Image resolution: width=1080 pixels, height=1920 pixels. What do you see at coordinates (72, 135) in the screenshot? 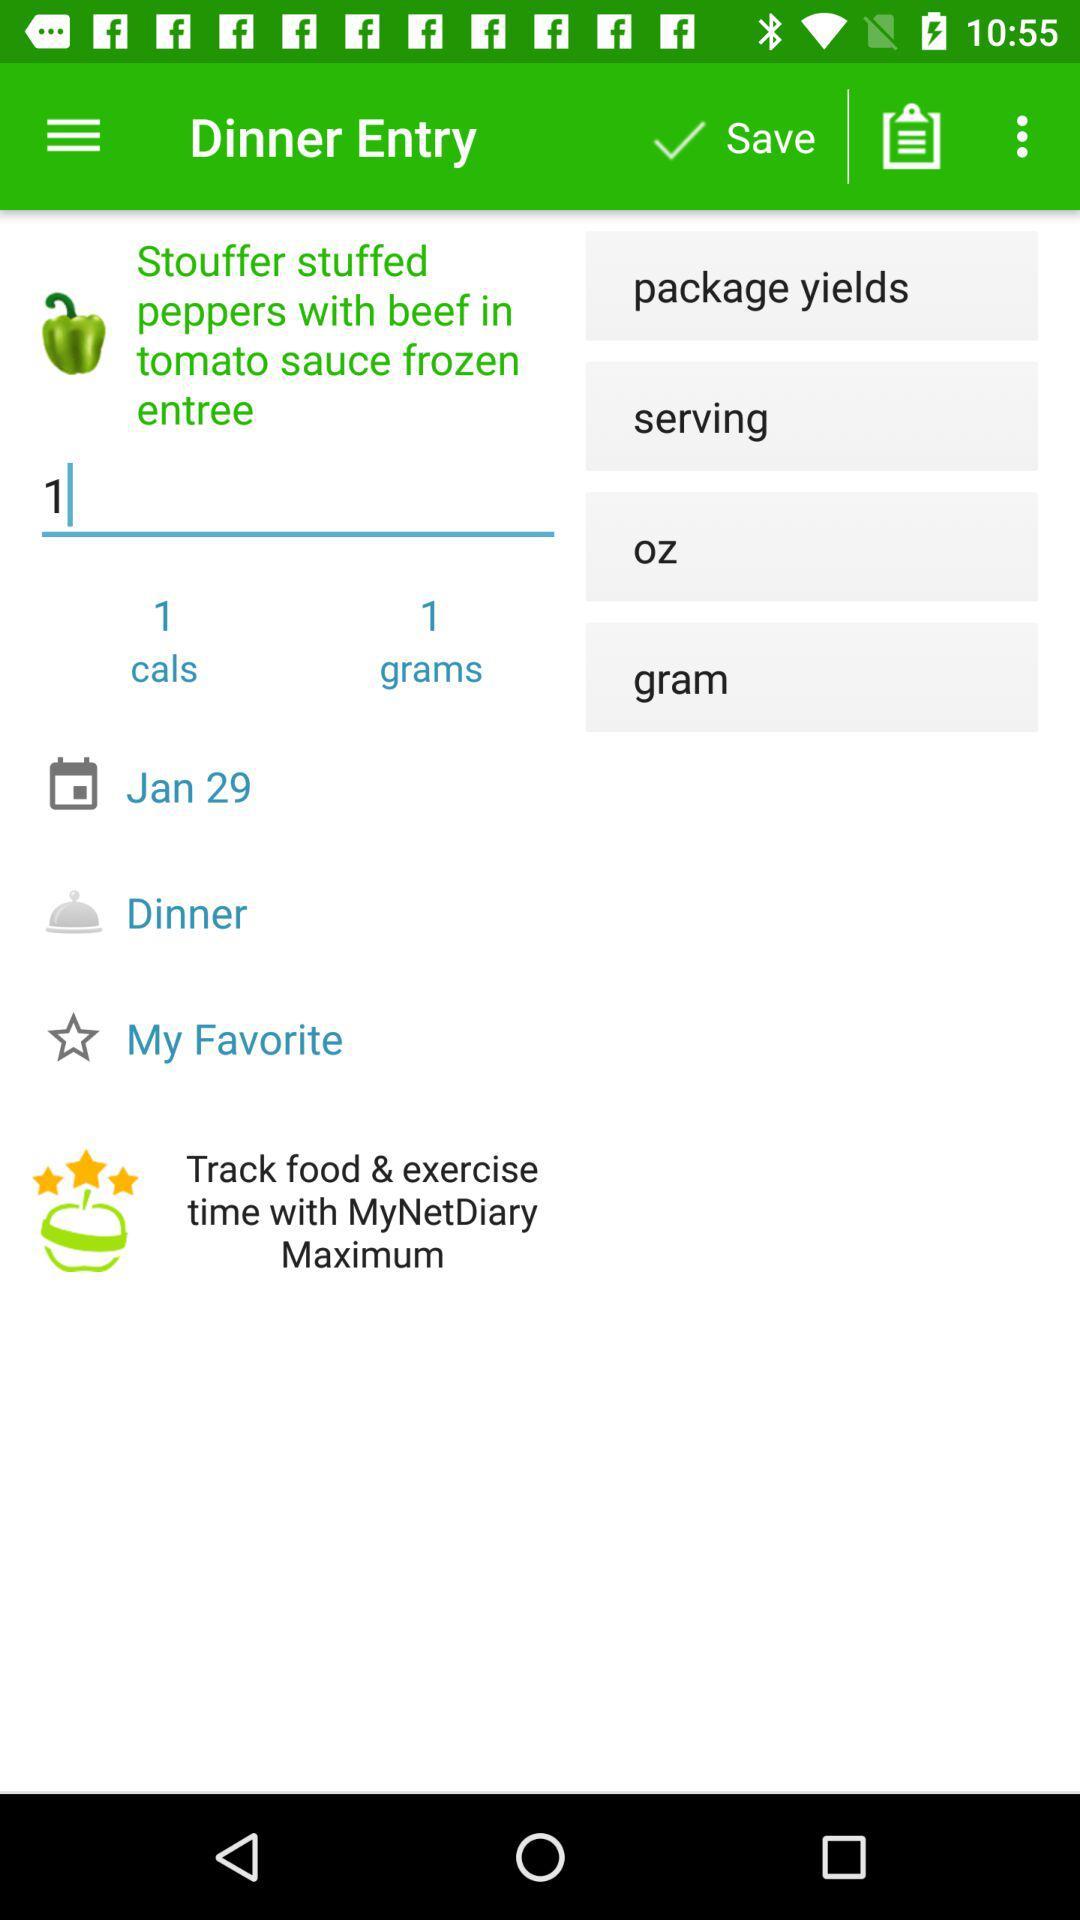
I see `icon above stouffer stuffed peppers item` at bounding box center [72, 135].